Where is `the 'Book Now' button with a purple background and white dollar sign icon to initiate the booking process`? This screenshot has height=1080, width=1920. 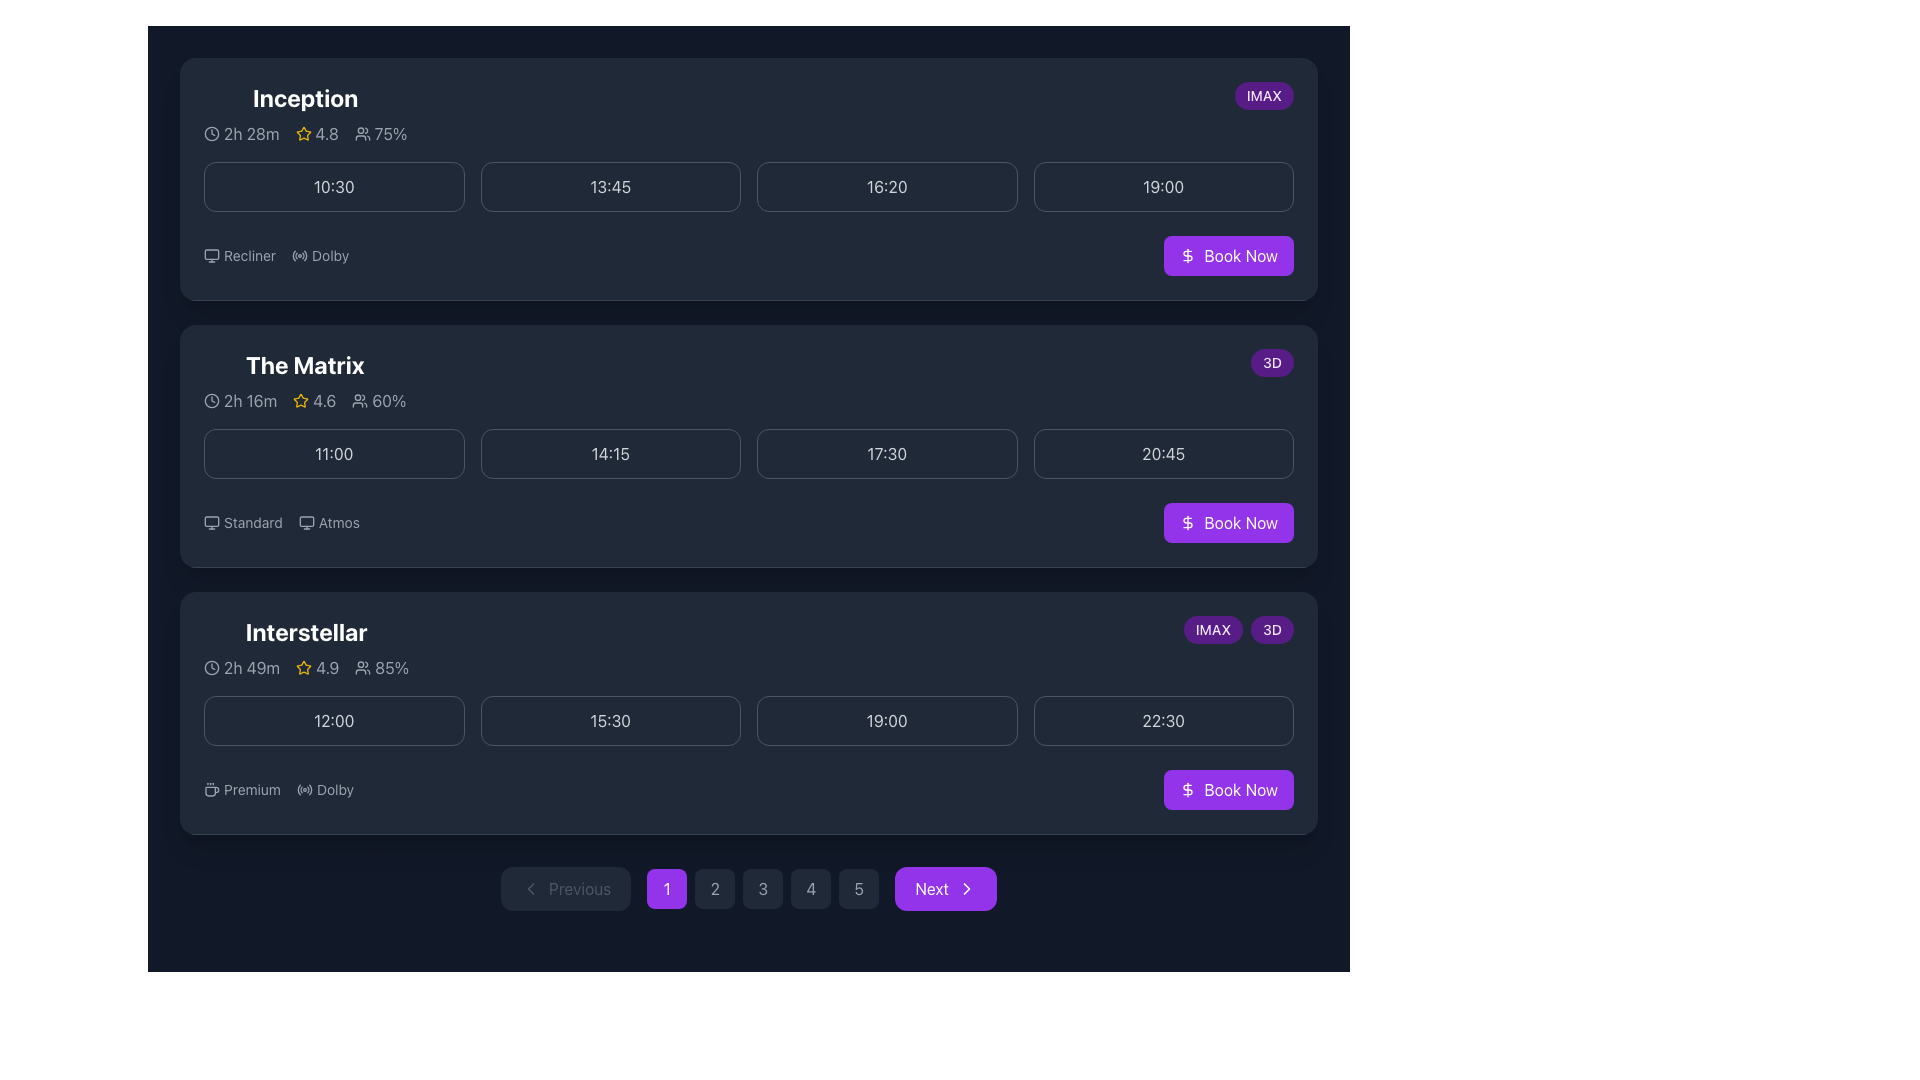 the 'Book Now' button with a purple background and white dollar sign icon to initiate the booking process is located at coordinates (1228, 789).